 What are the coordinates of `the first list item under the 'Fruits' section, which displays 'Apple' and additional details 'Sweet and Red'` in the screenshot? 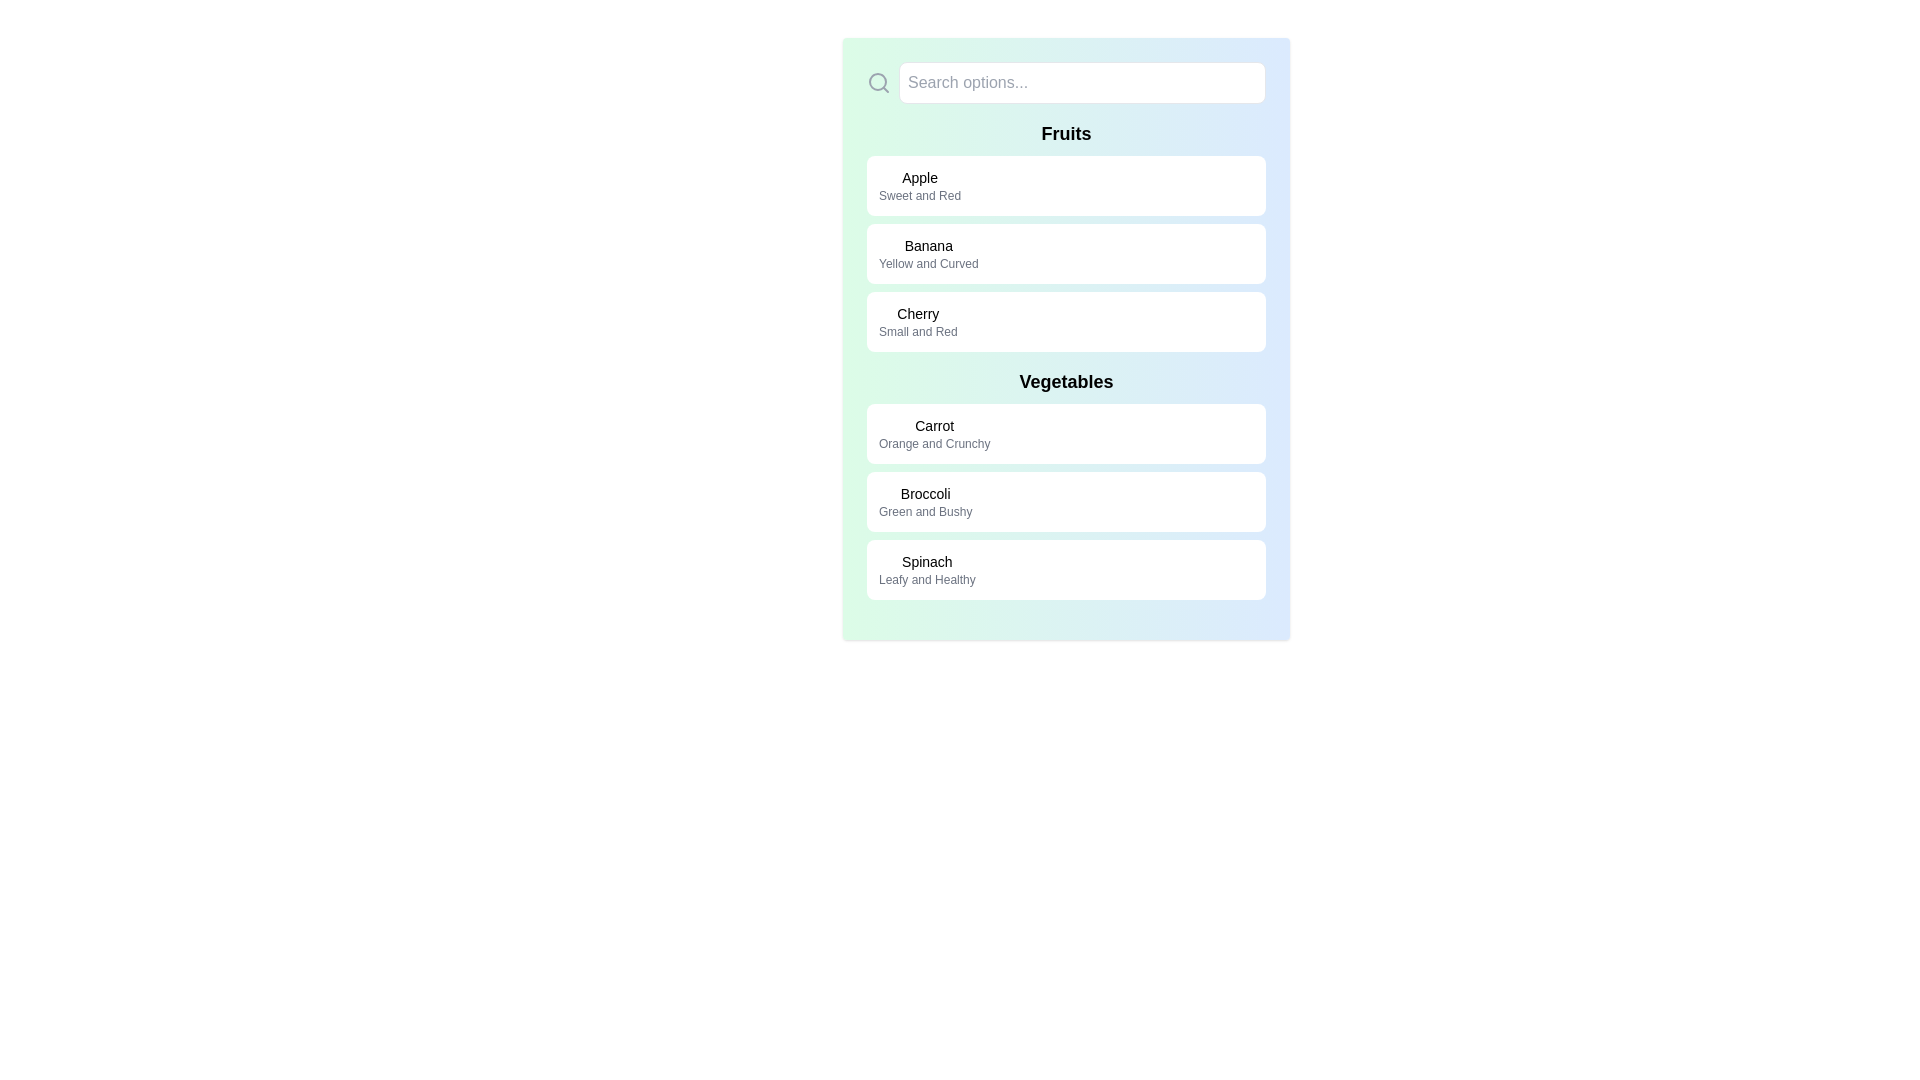 It's located at (1065, 185).